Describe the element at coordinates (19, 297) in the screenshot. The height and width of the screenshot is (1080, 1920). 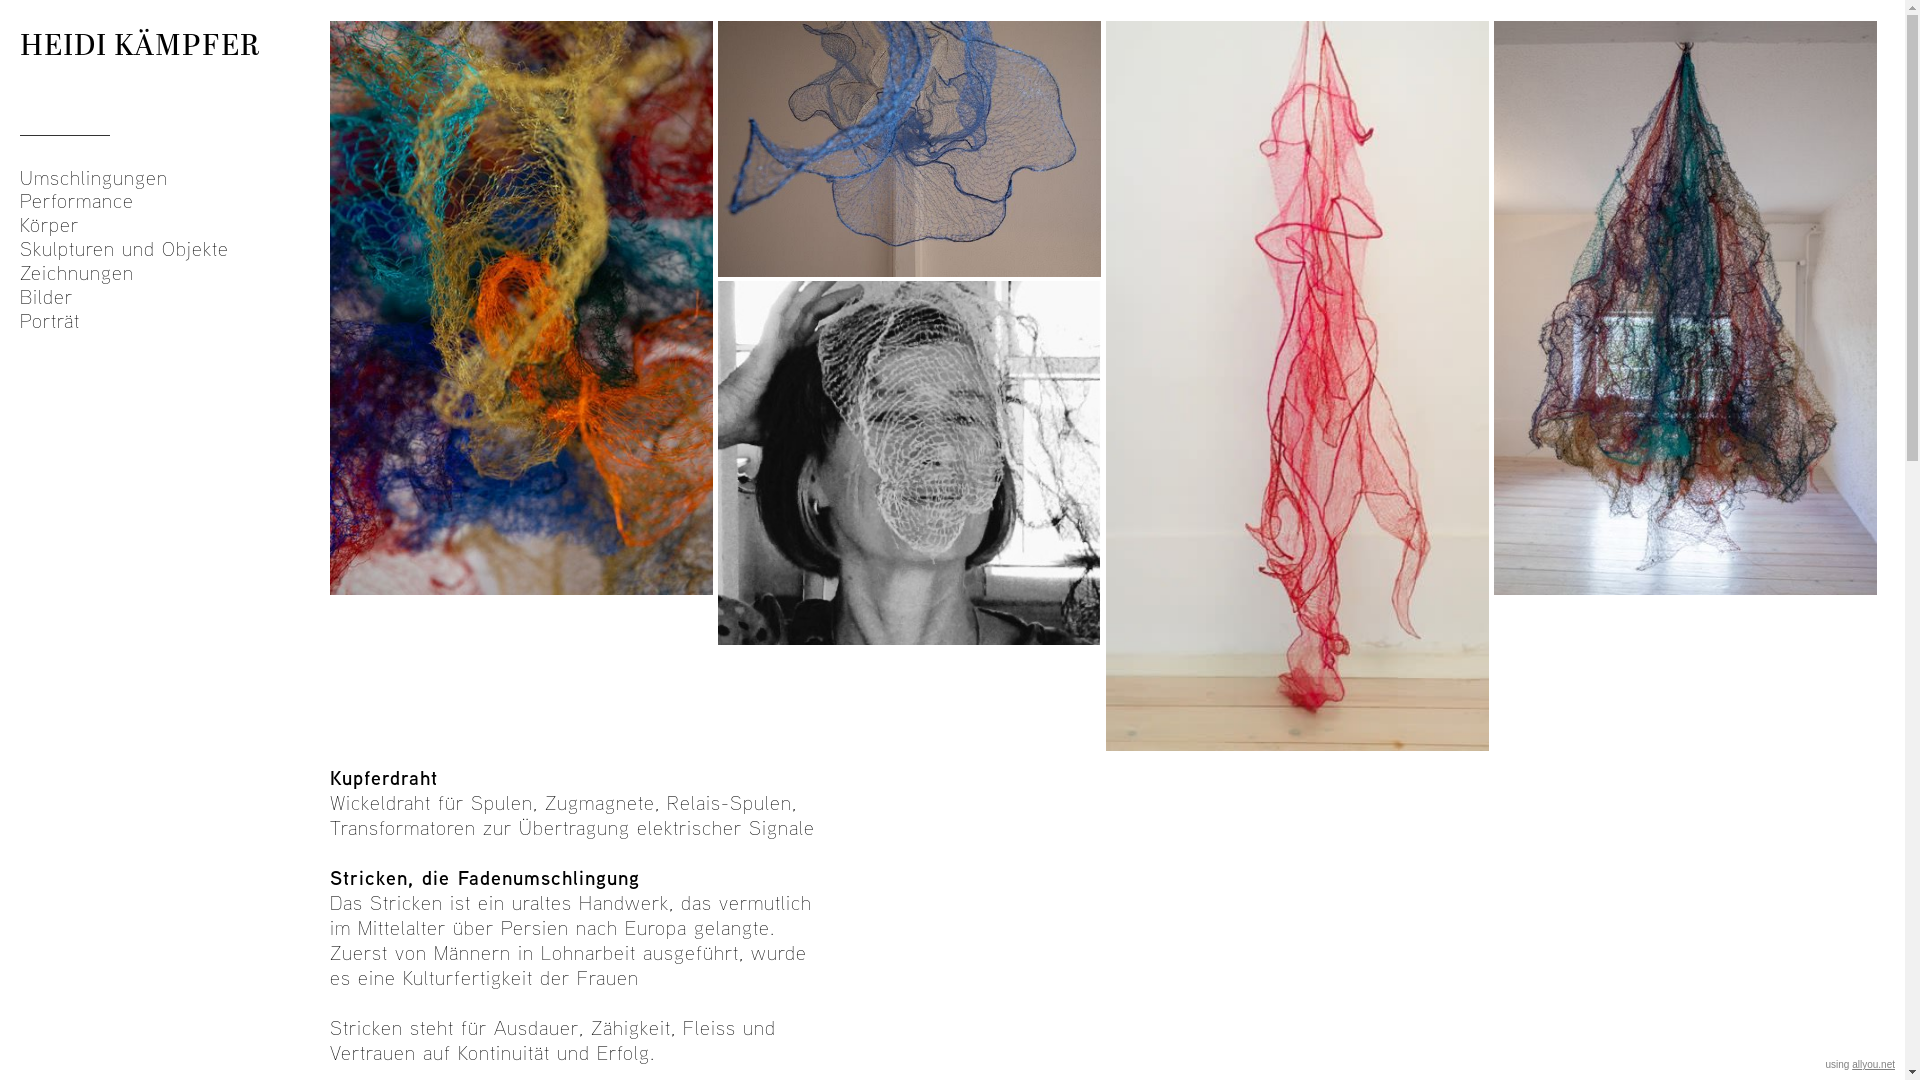
I see `'Bilder'` at that location.